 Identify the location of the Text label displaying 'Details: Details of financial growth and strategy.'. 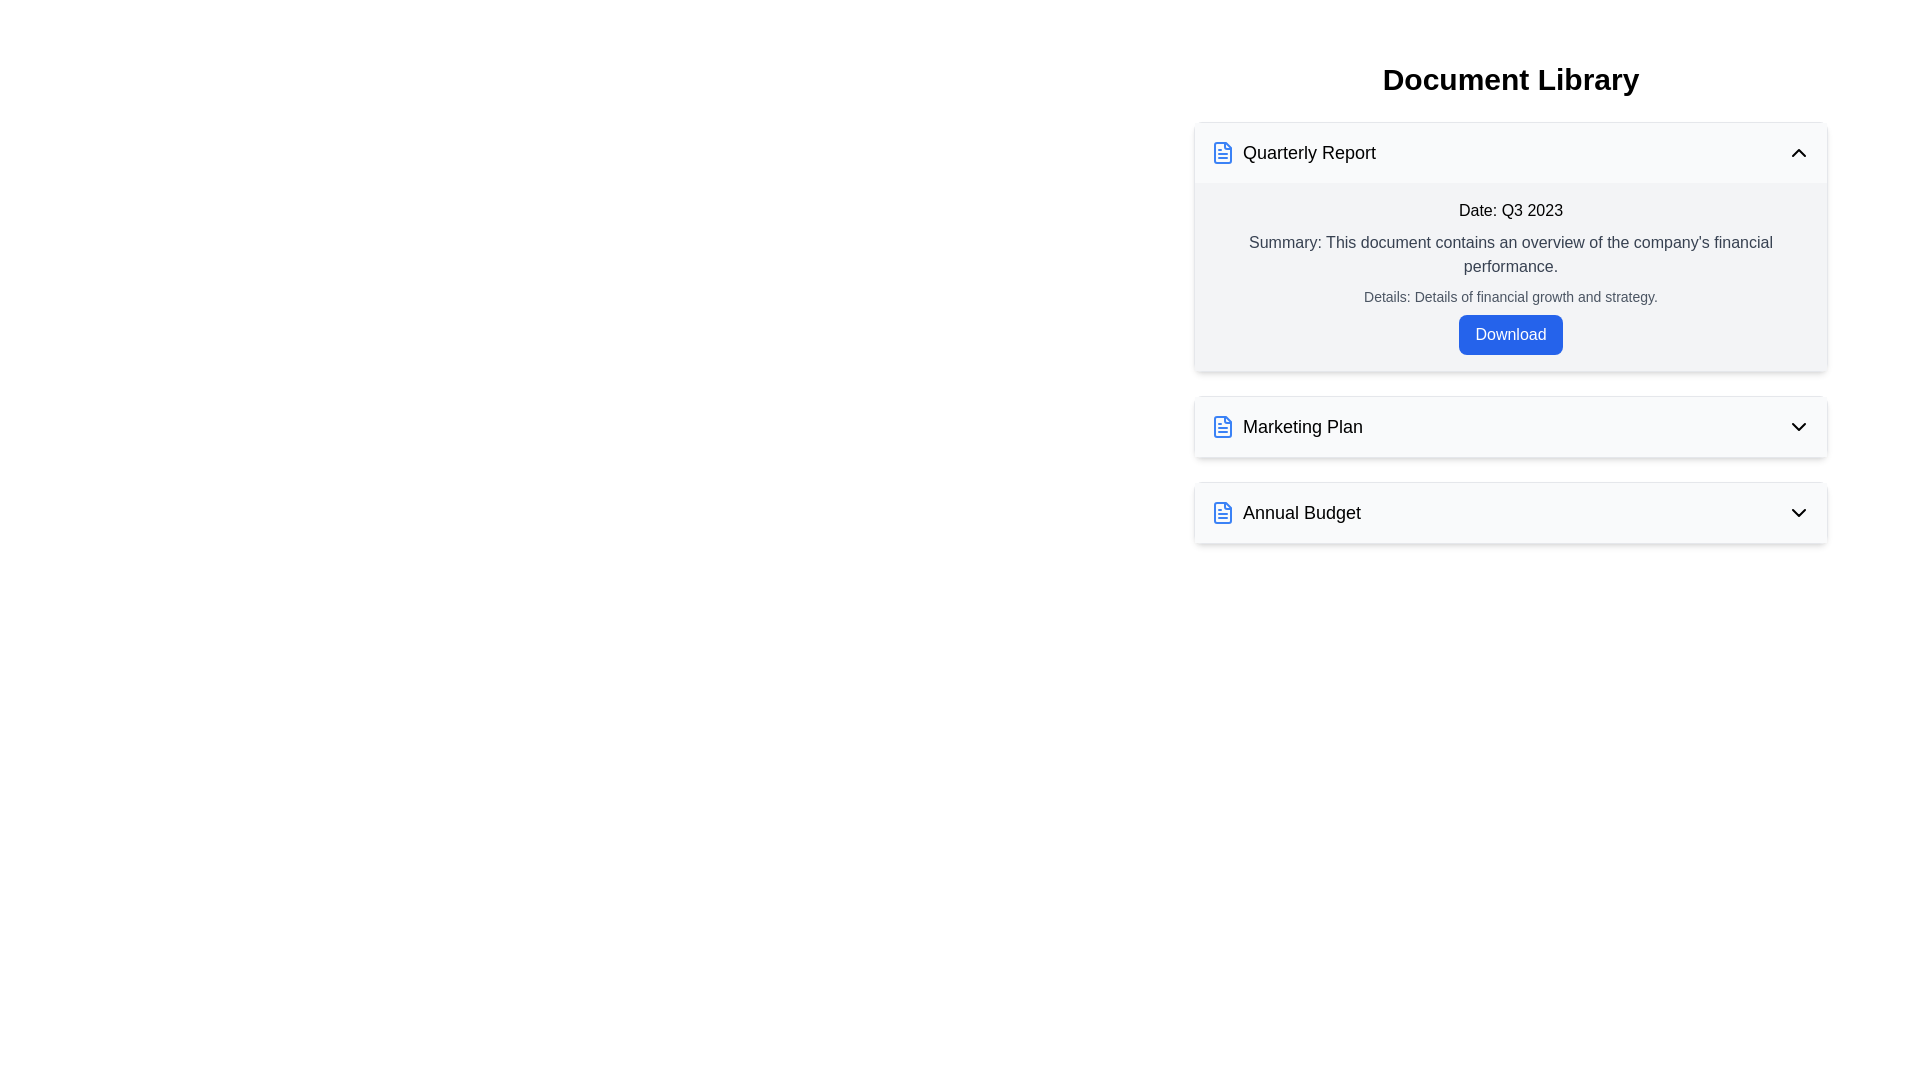
(1511, 297).